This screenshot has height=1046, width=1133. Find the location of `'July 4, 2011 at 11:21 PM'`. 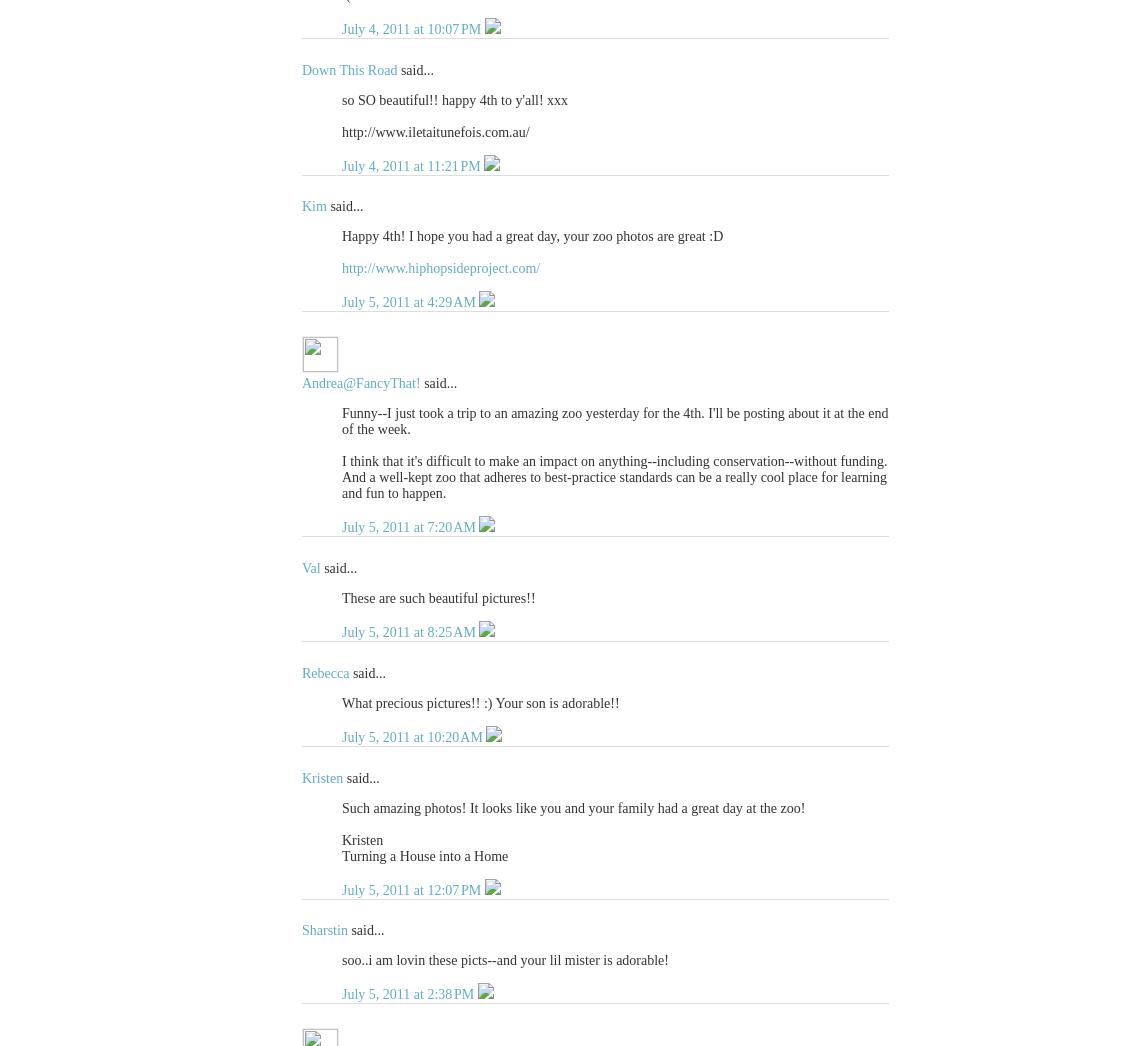

'July 4, 2011 at 11:21 PM' is located at coordinates (412, 165).